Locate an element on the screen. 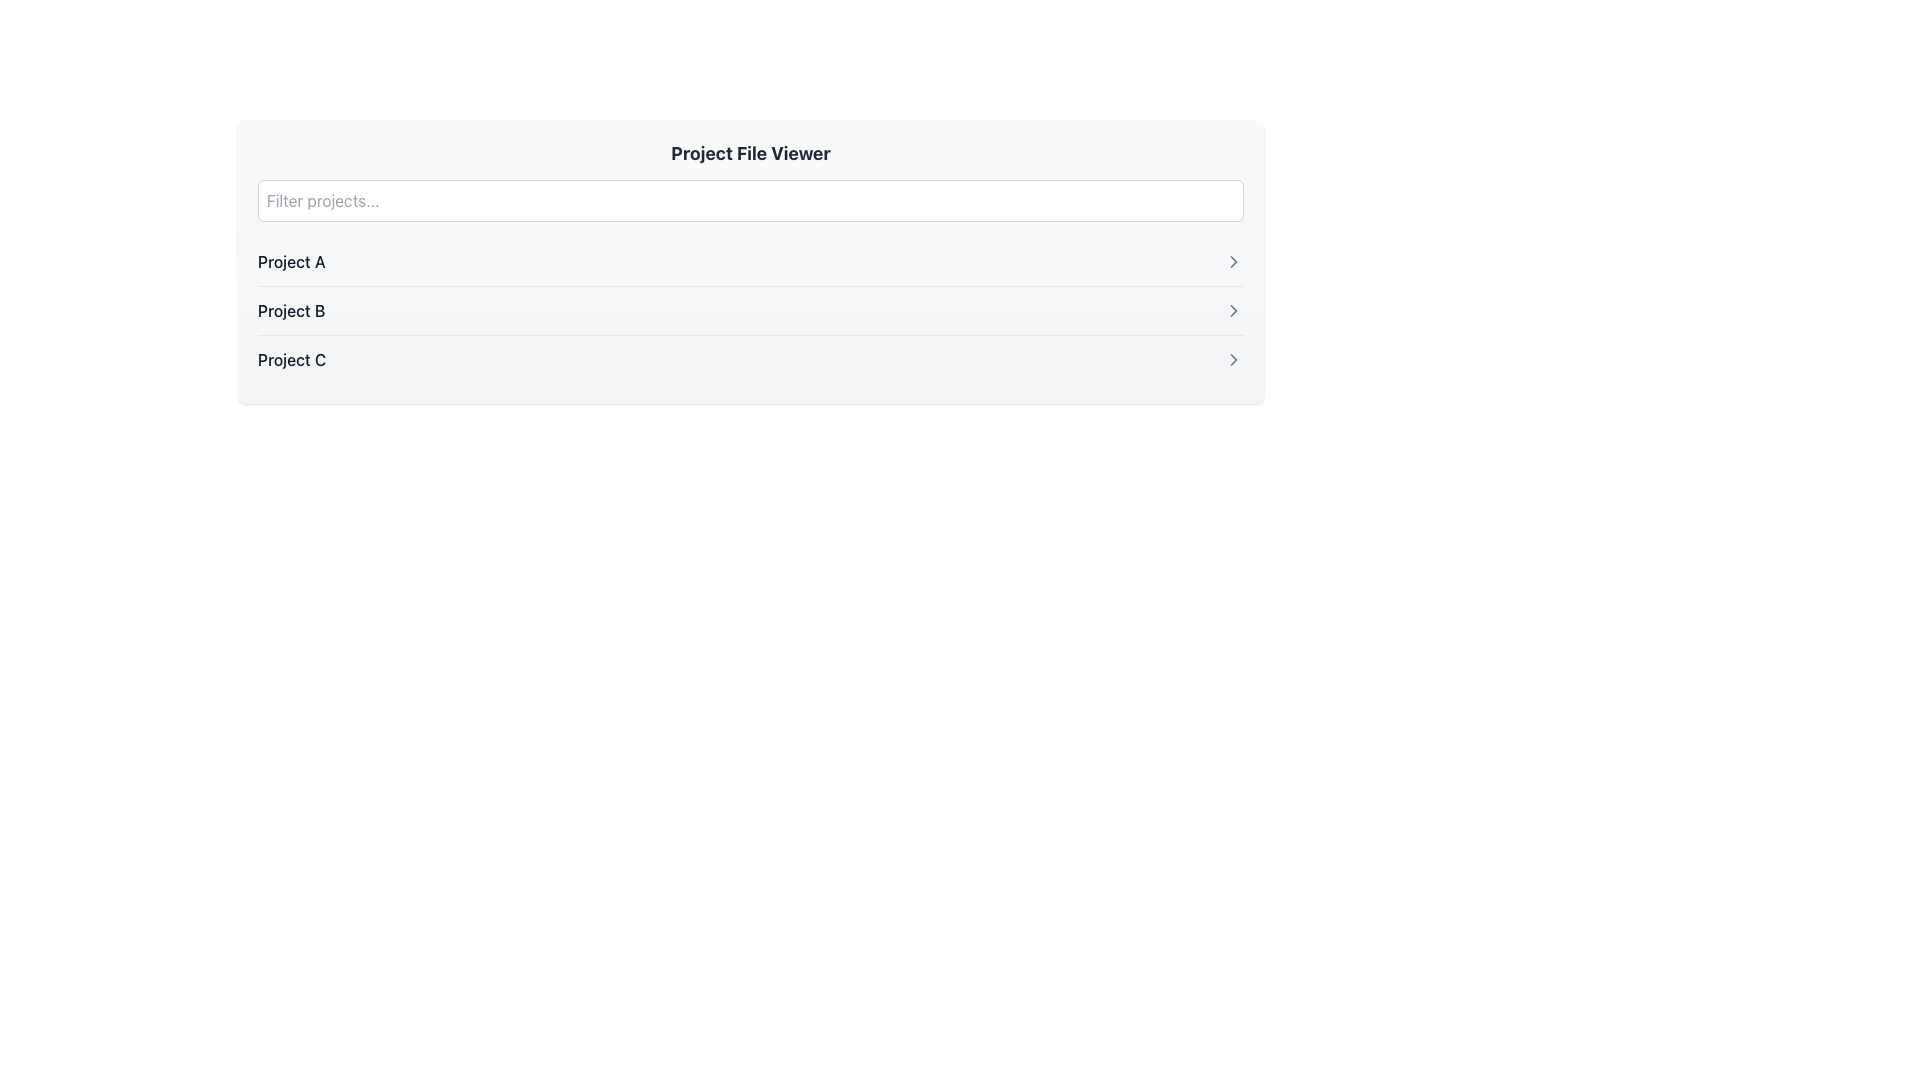 Image resolution: width=1920 pixels, height=1080 pixels. the right-facing chevron arrow icon in the 'Project A' row is located at coordinates (1232, 261).